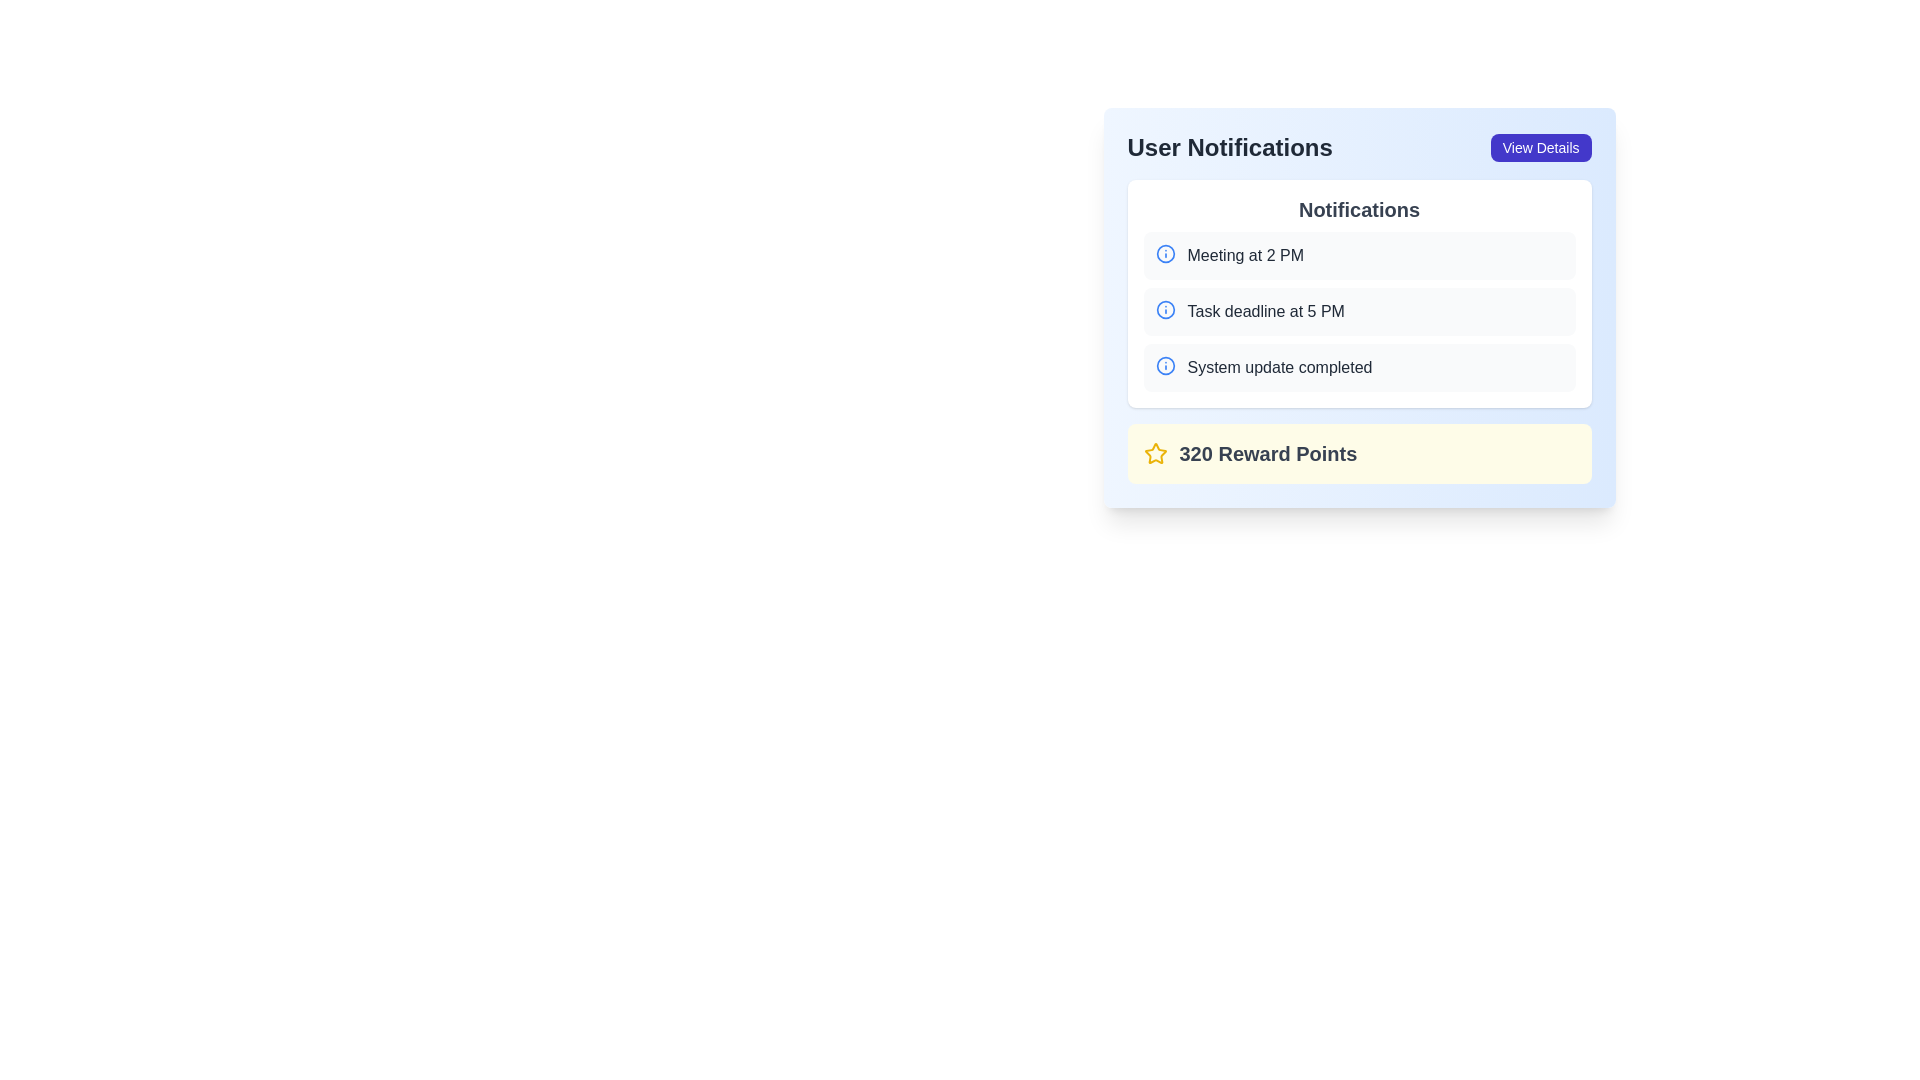  I want to click on the circular blue outline icon with a white fill, representing an information symbol, located in the notifications list next to the text 'Meeting at 2 PM', so click(1165, 253).